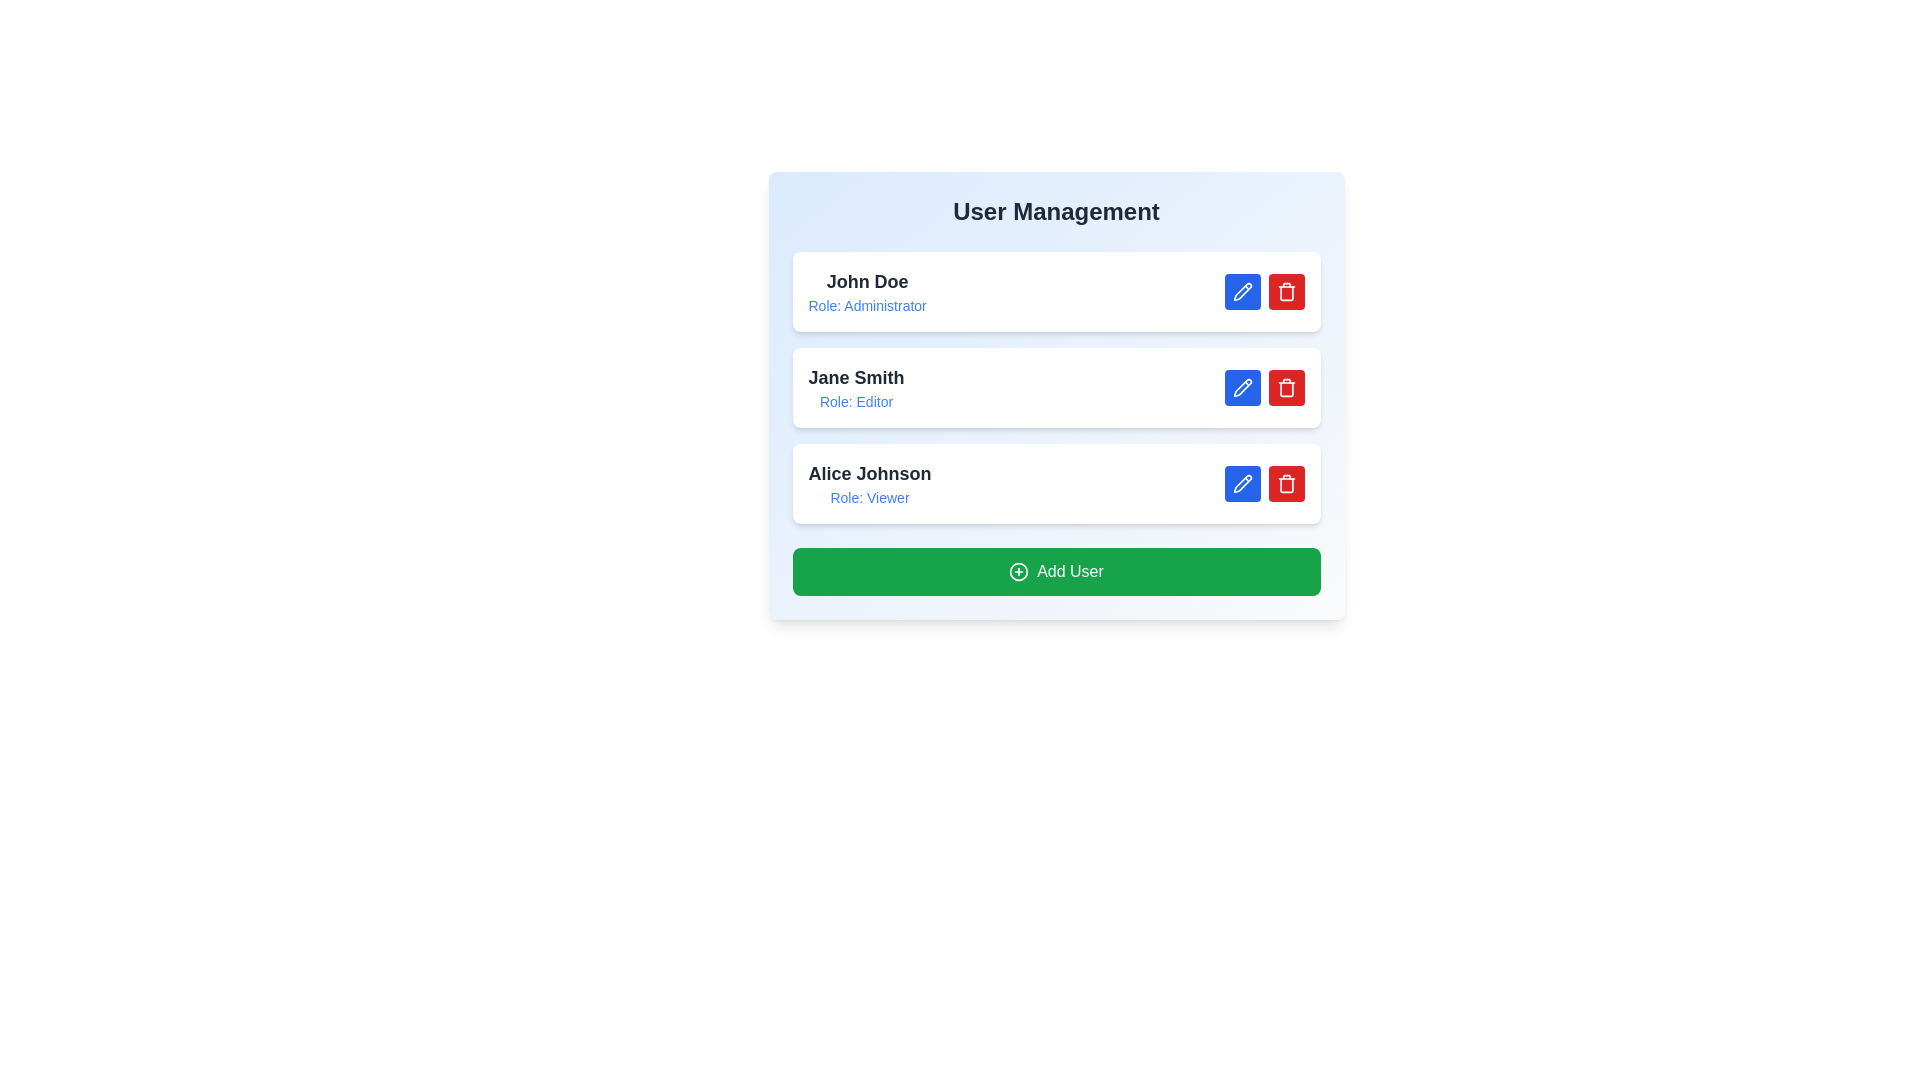  What do you see at coordinates (1286, 388) in the screenshot?
I see `delete button for the user Jane Smith to remove them from the list` at bounding box center [1286, 388].